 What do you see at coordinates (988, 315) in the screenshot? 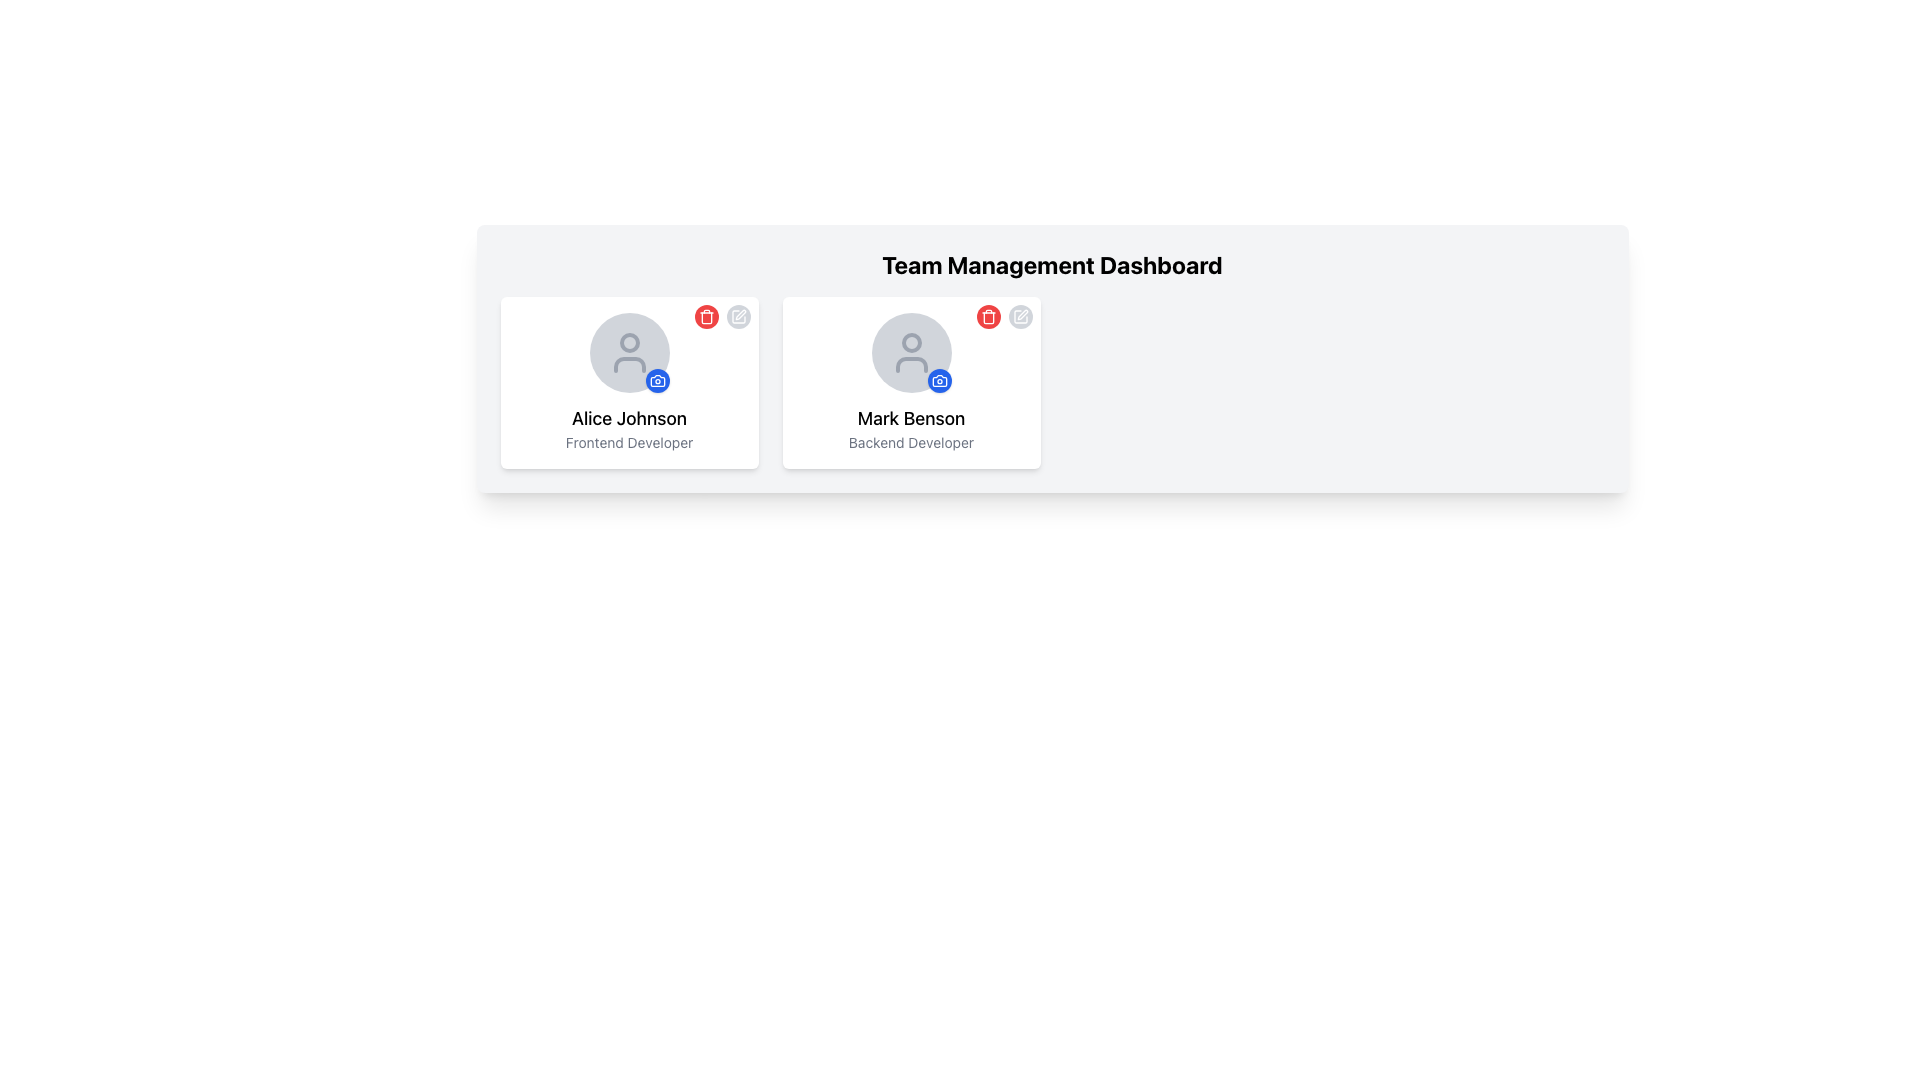
I see `the delete button located at the top-right corner of the user card for 'Mark Benson'` at bounding box center [988, 315].